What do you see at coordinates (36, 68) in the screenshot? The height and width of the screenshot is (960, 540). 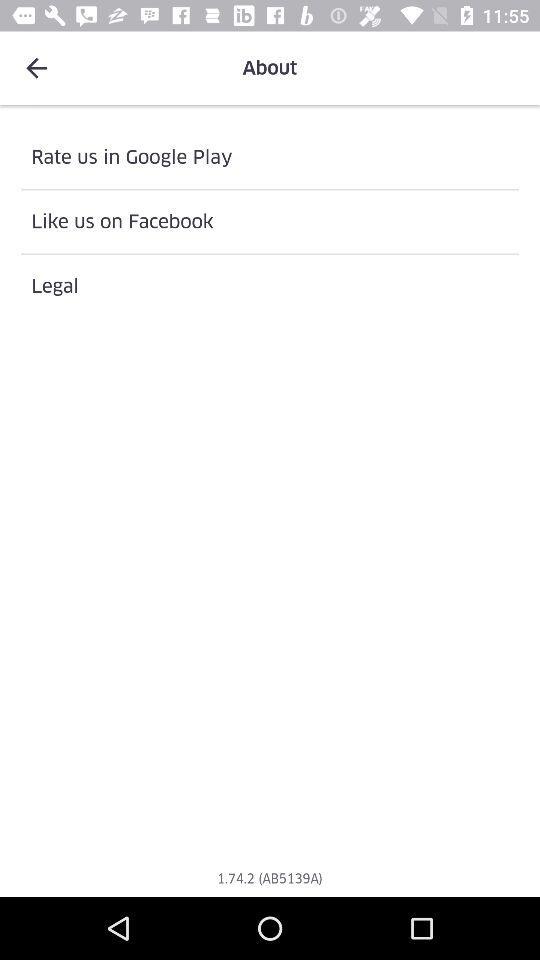 I see `icon to the left of the about` at bounding box center [36, 68].